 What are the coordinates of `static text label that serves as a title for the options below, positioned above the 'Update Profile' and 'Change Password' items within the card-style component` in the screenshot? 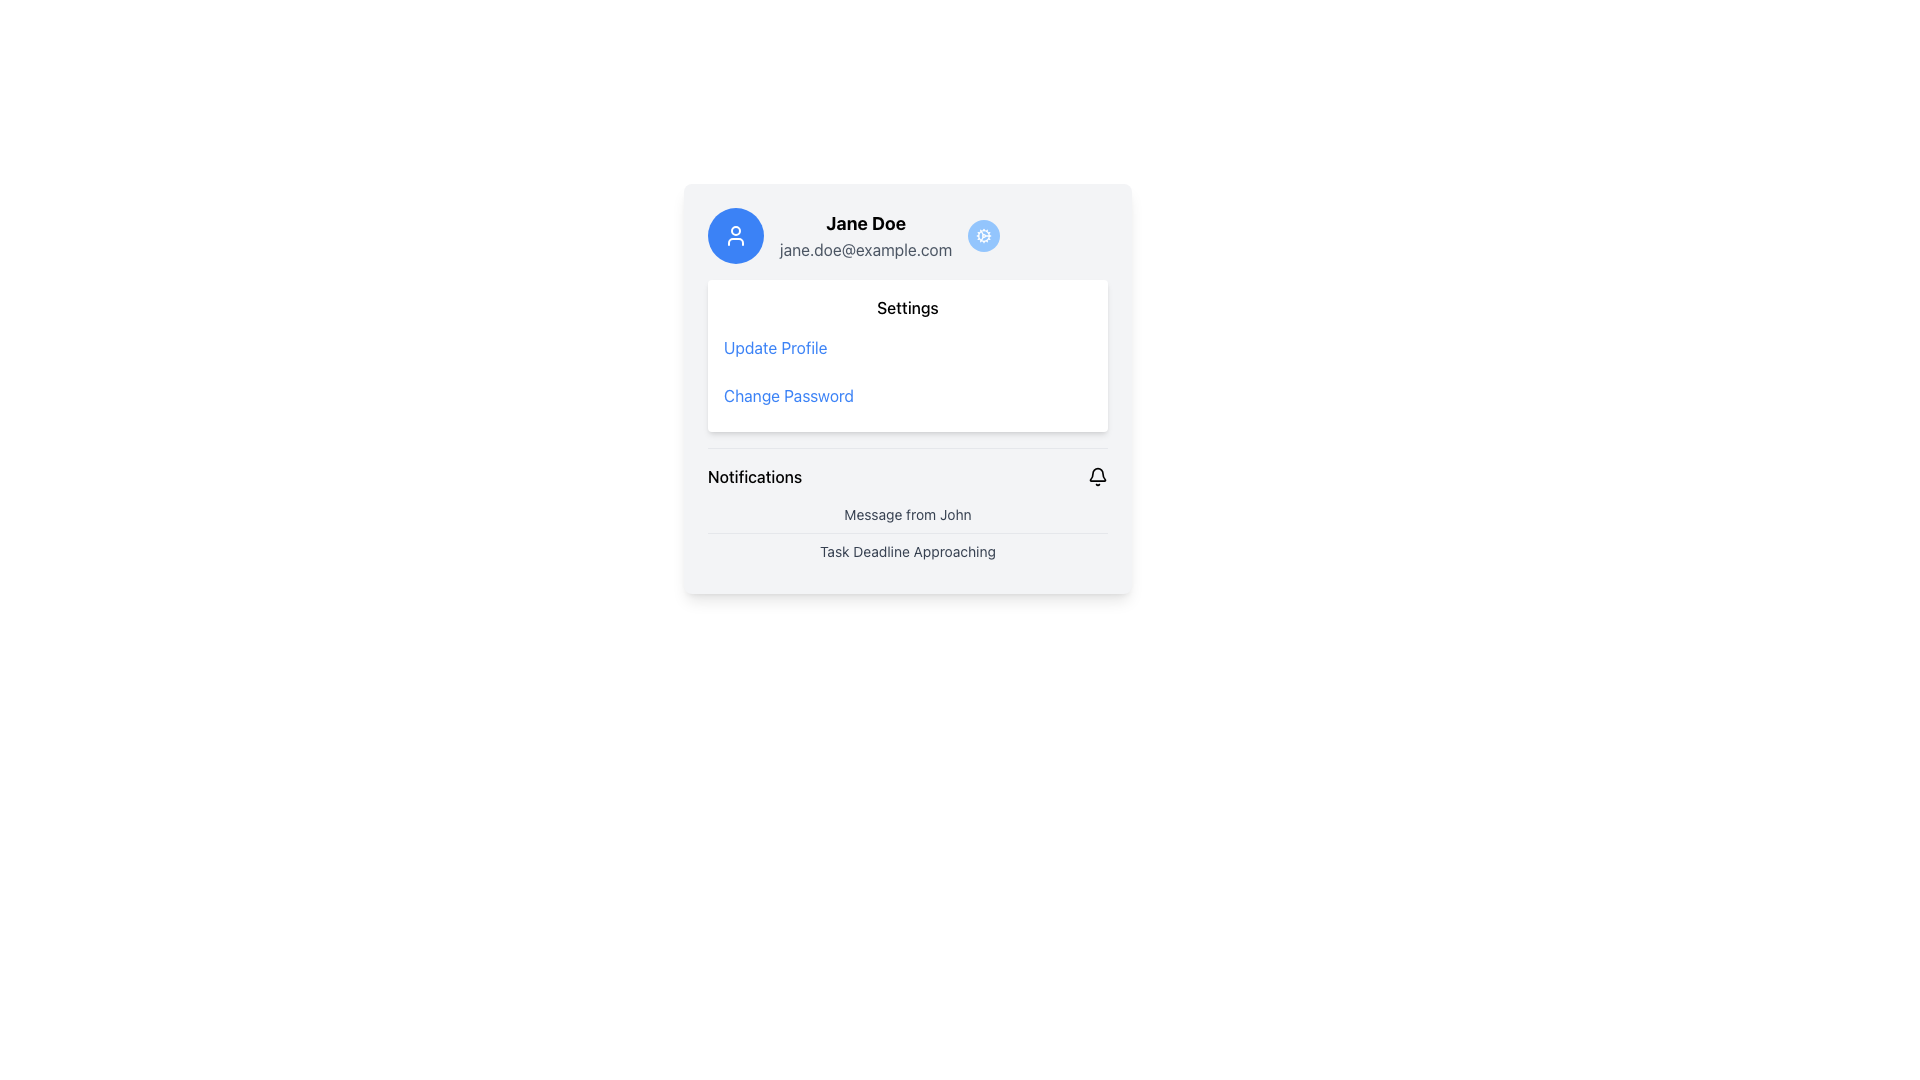 It's located at (906, 308).